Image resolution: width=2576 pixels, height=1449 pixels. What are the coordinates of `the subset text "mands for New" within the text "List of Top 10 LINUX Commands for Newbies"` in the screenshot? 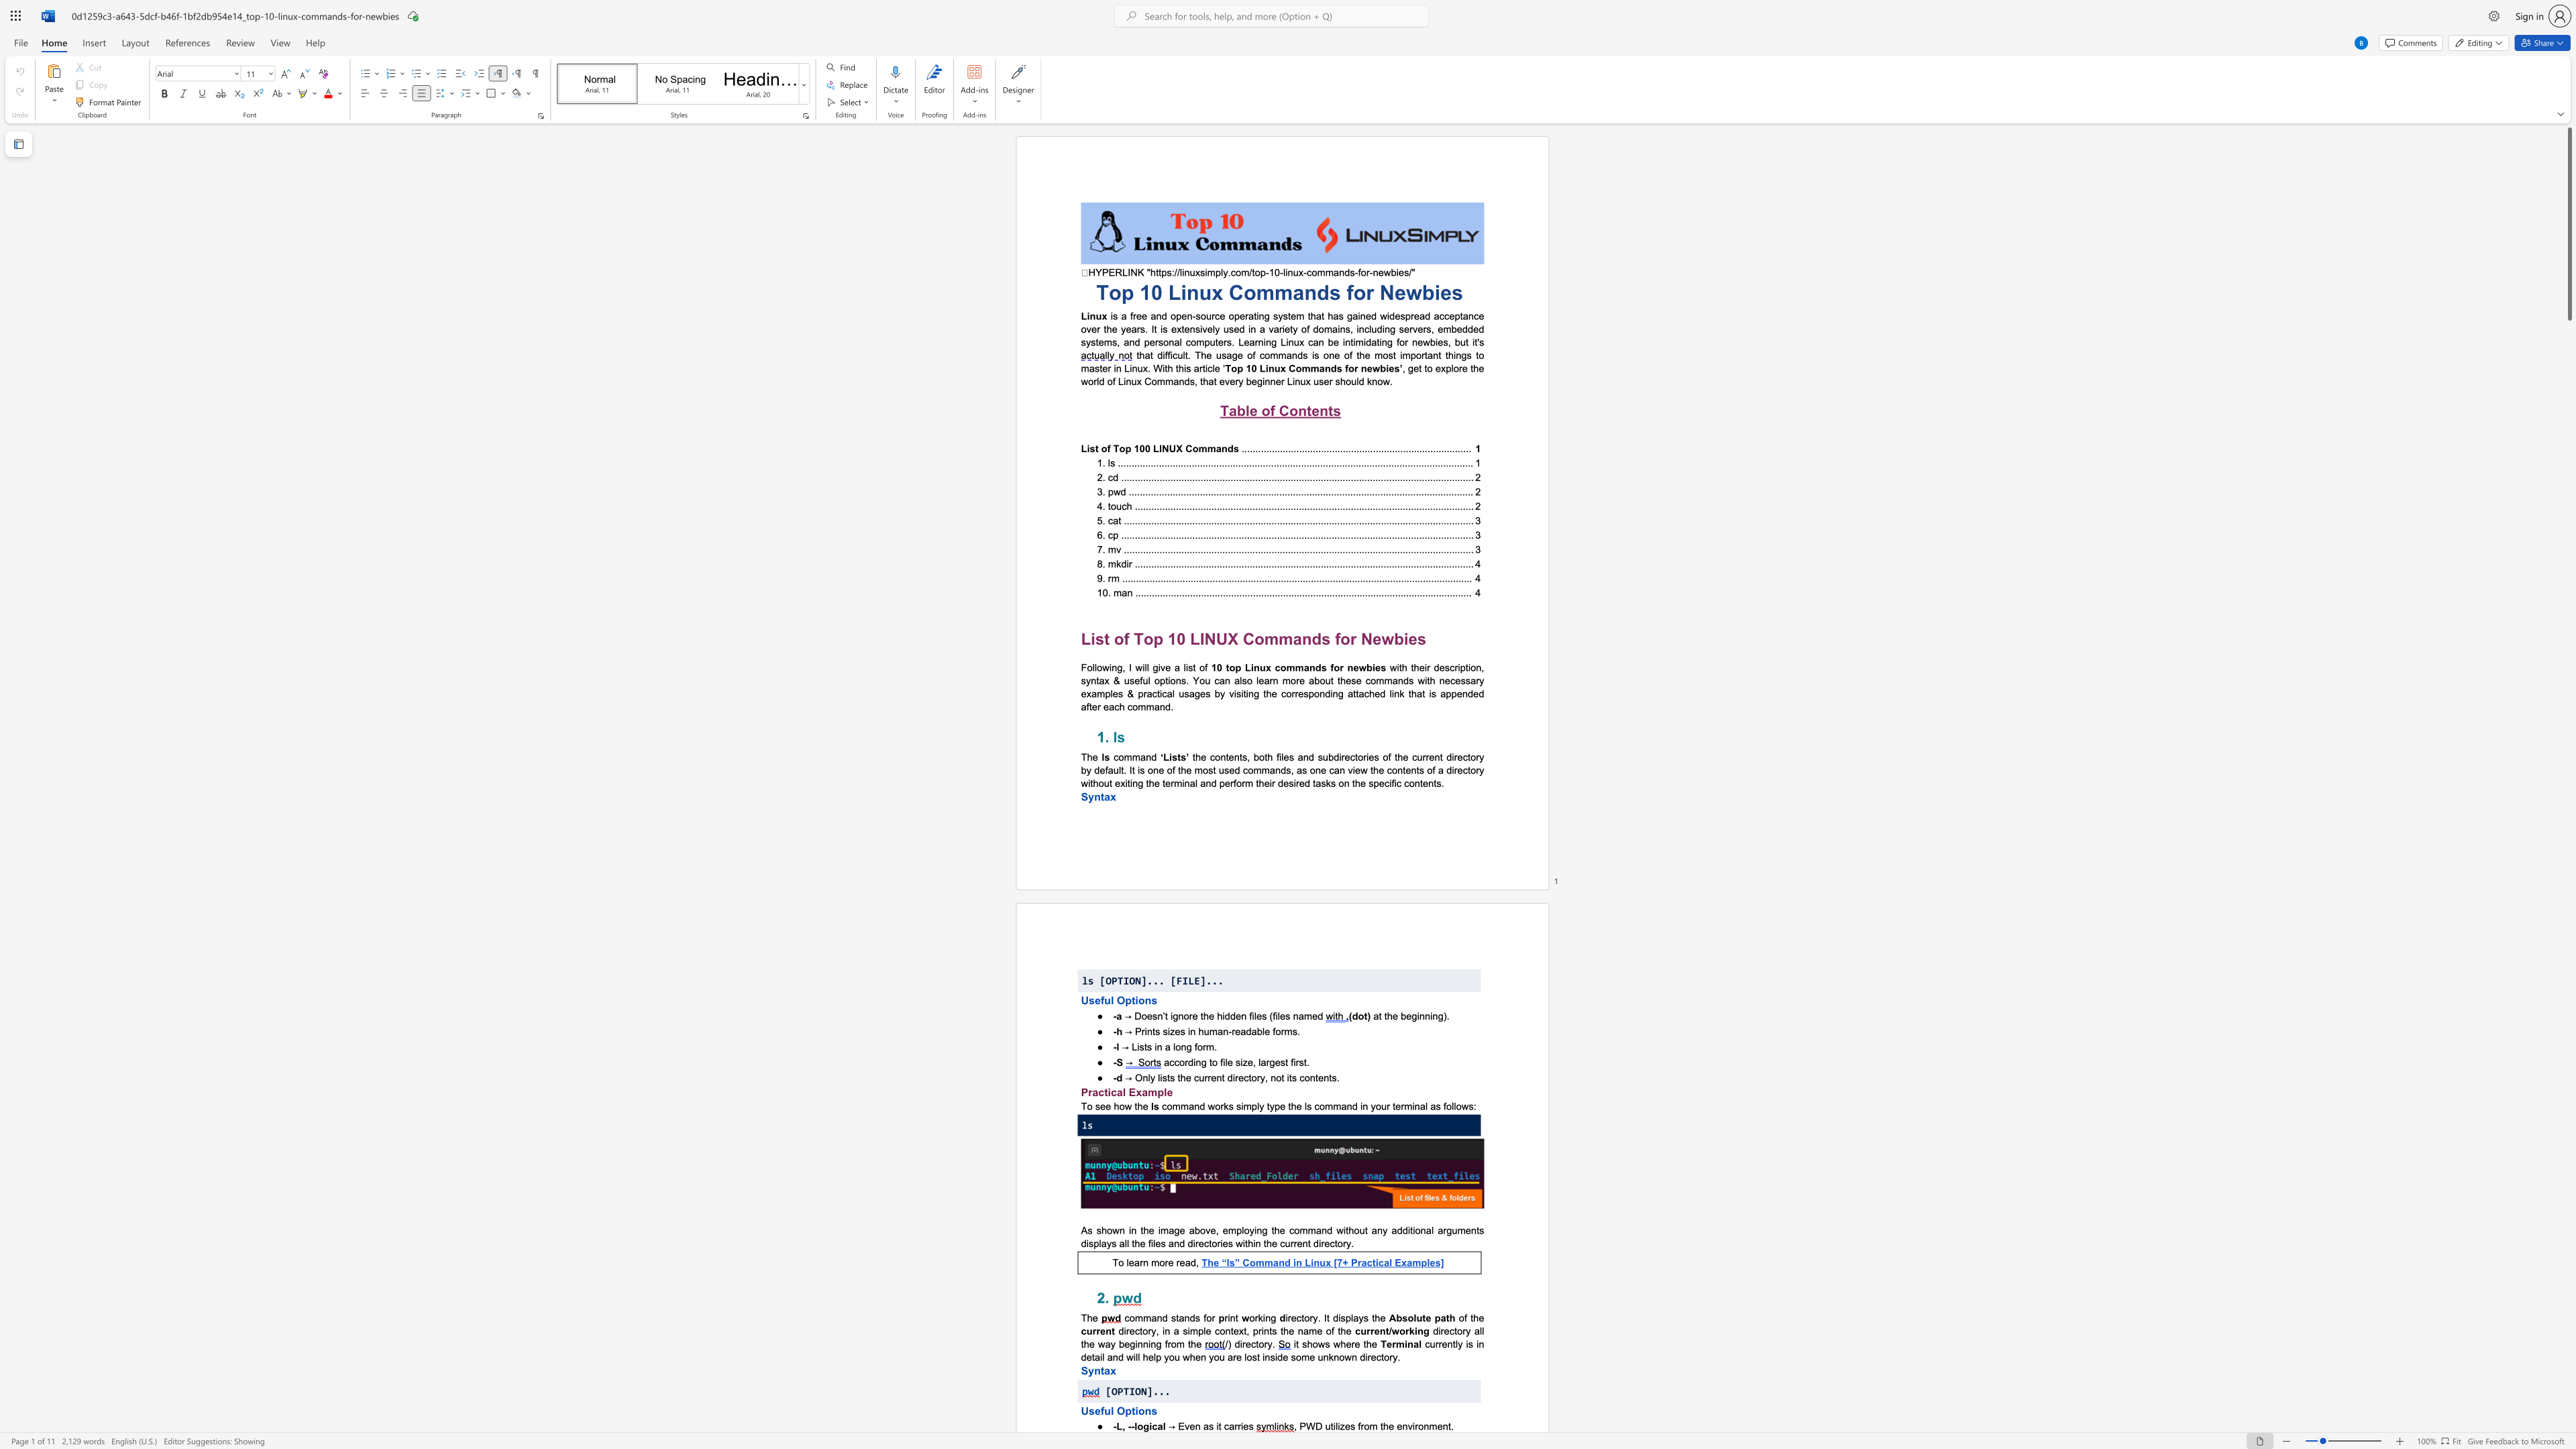 It's located at (1277, 637).